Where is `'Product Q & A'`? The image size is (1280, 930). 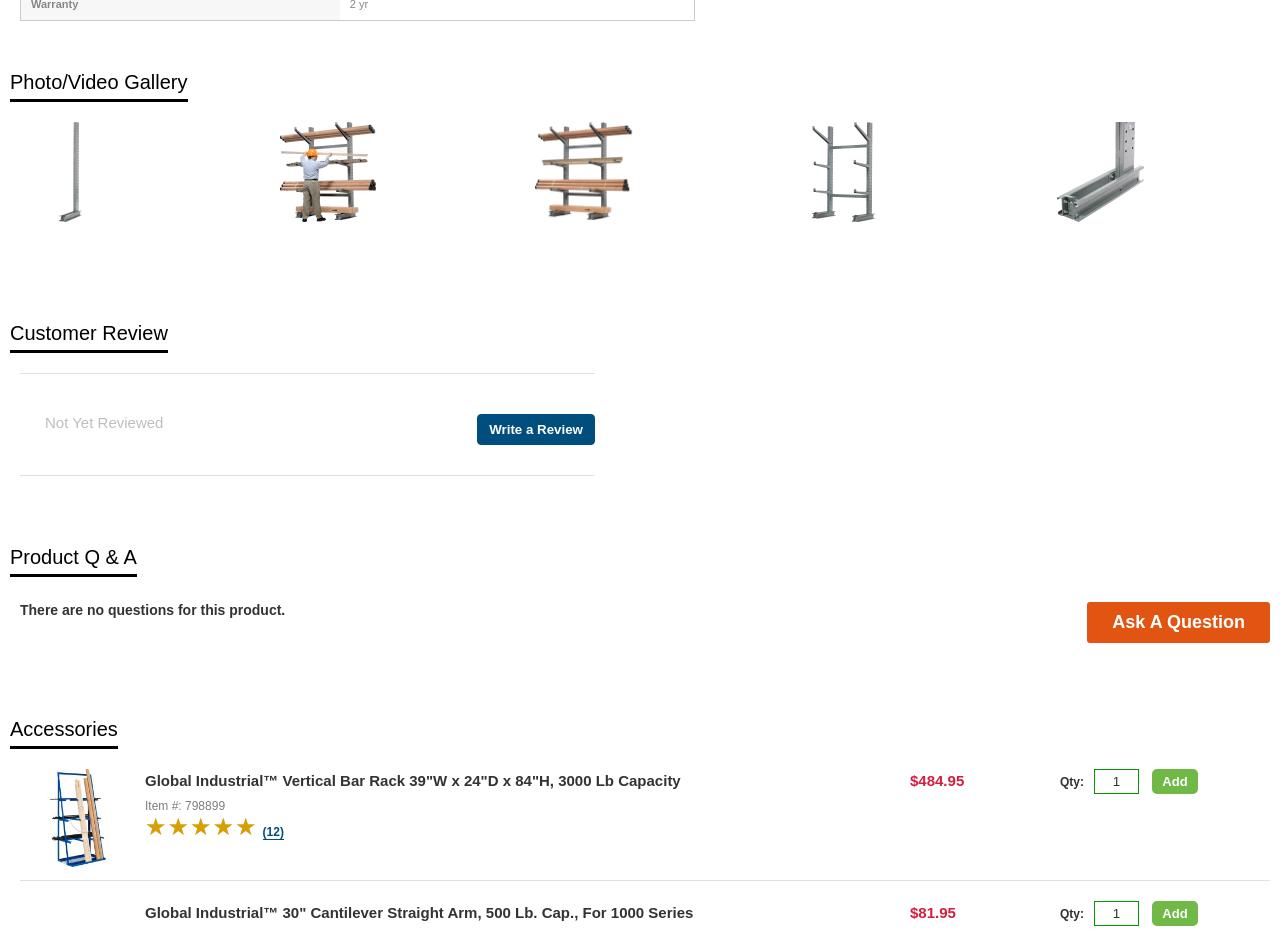 'Product Q & A' is located at coordinates (72, 556).